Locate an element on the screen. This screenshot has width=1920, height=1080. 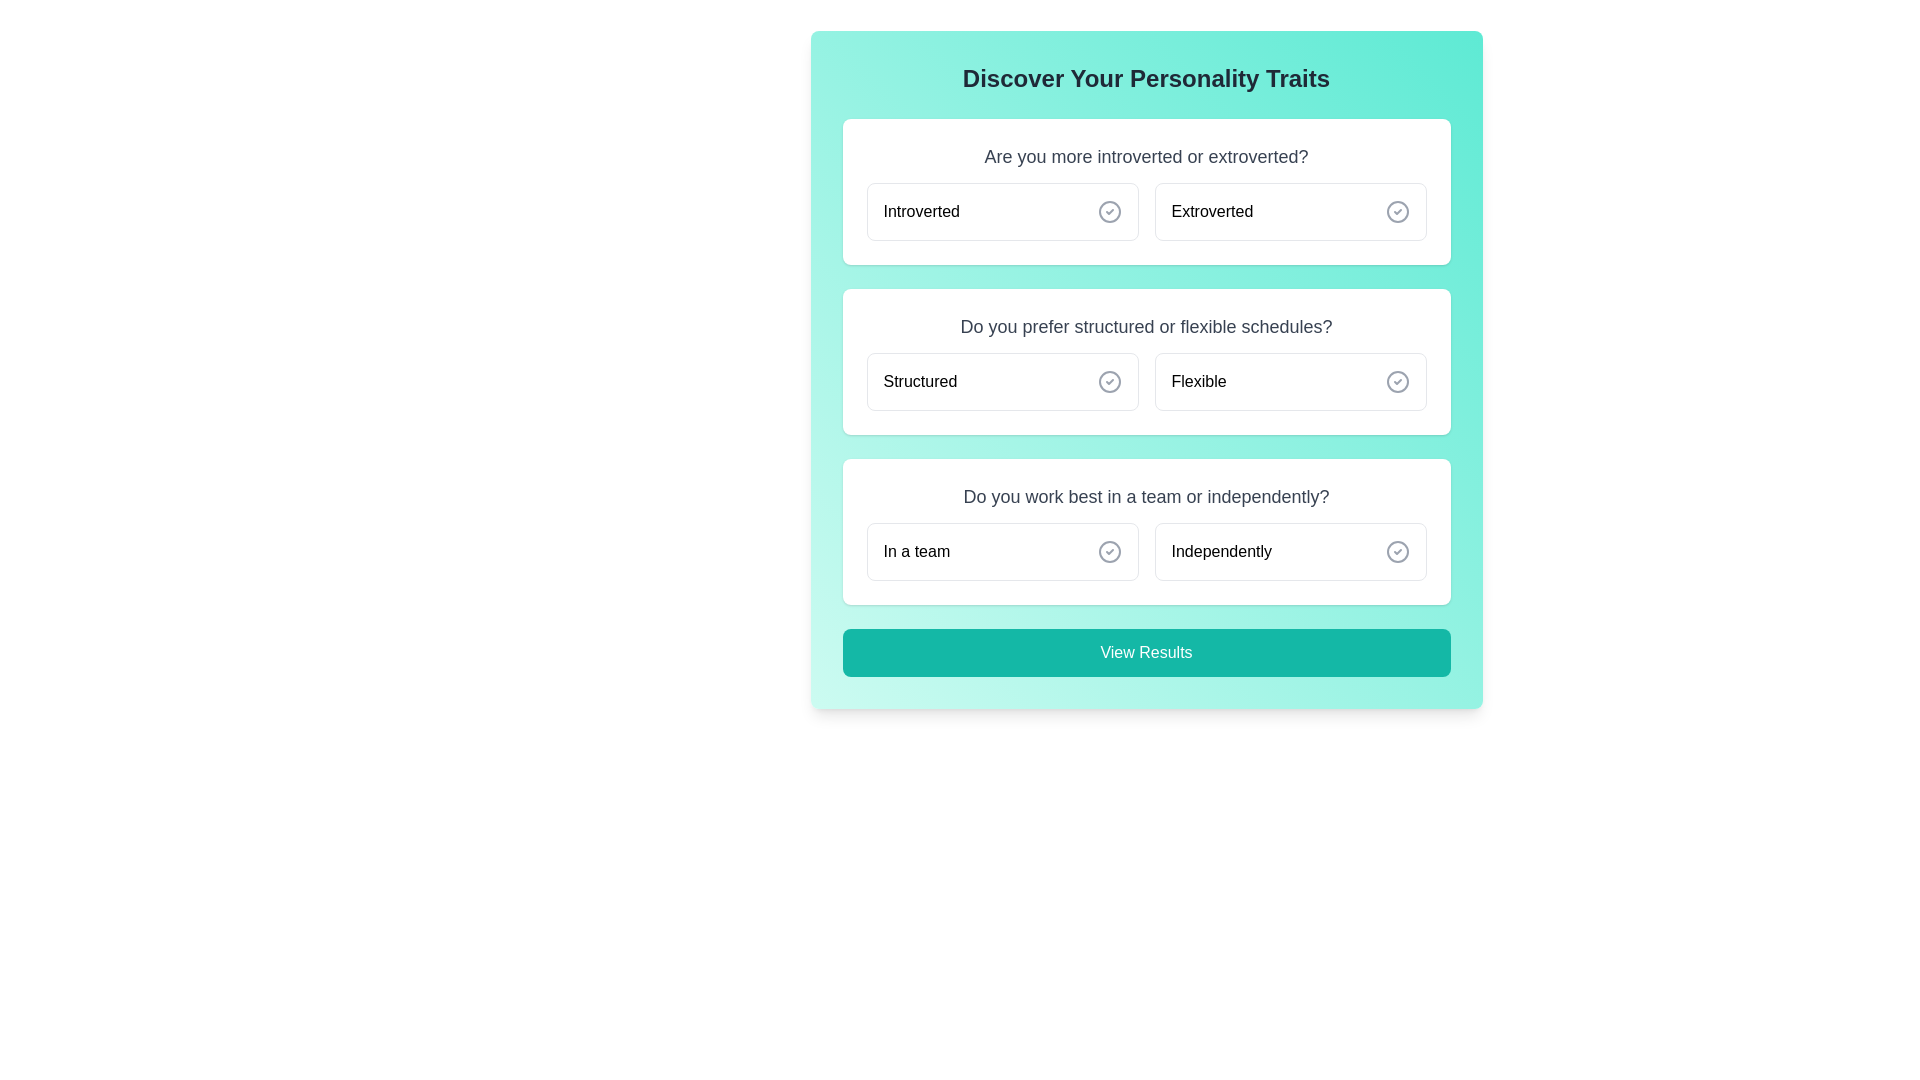
the icon indicating the selected or enabled state for the 'Flexible' option in the scheduling preferences question to confirm the selection is located at coordinates (1396, 381).